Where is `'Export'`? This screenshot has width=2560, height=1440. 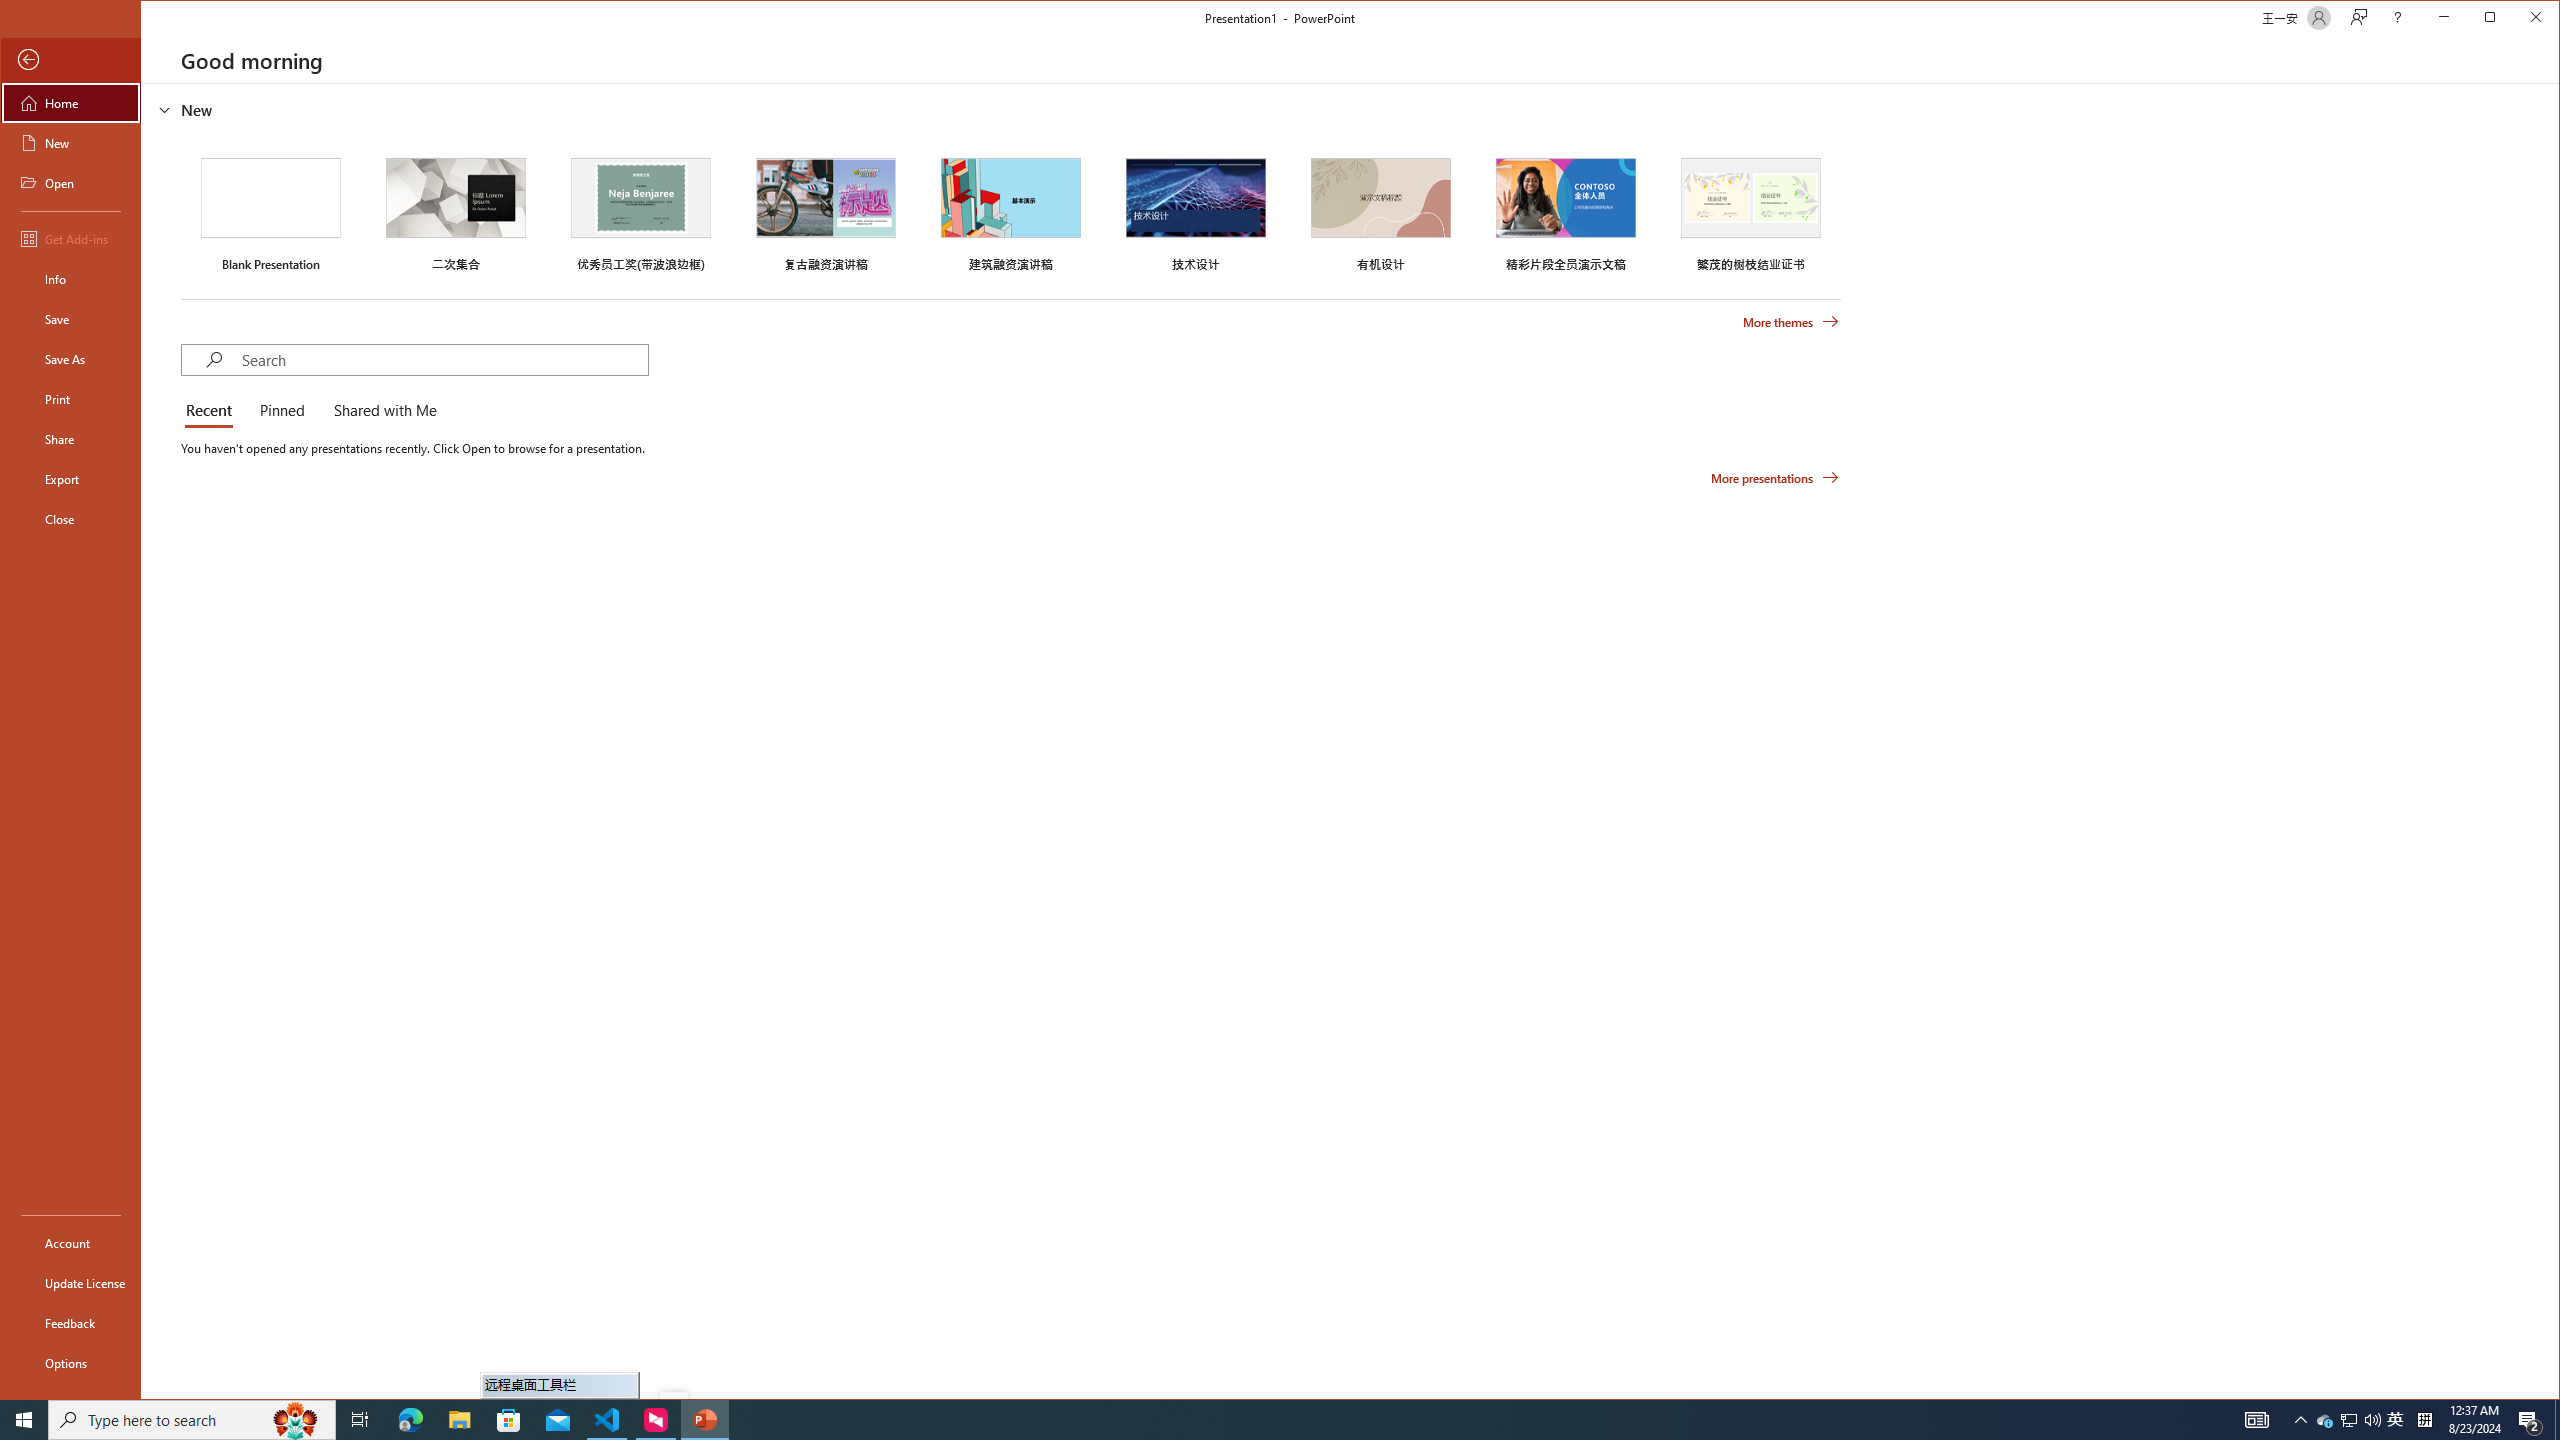
'Export' is located at coordinates (69, 478).